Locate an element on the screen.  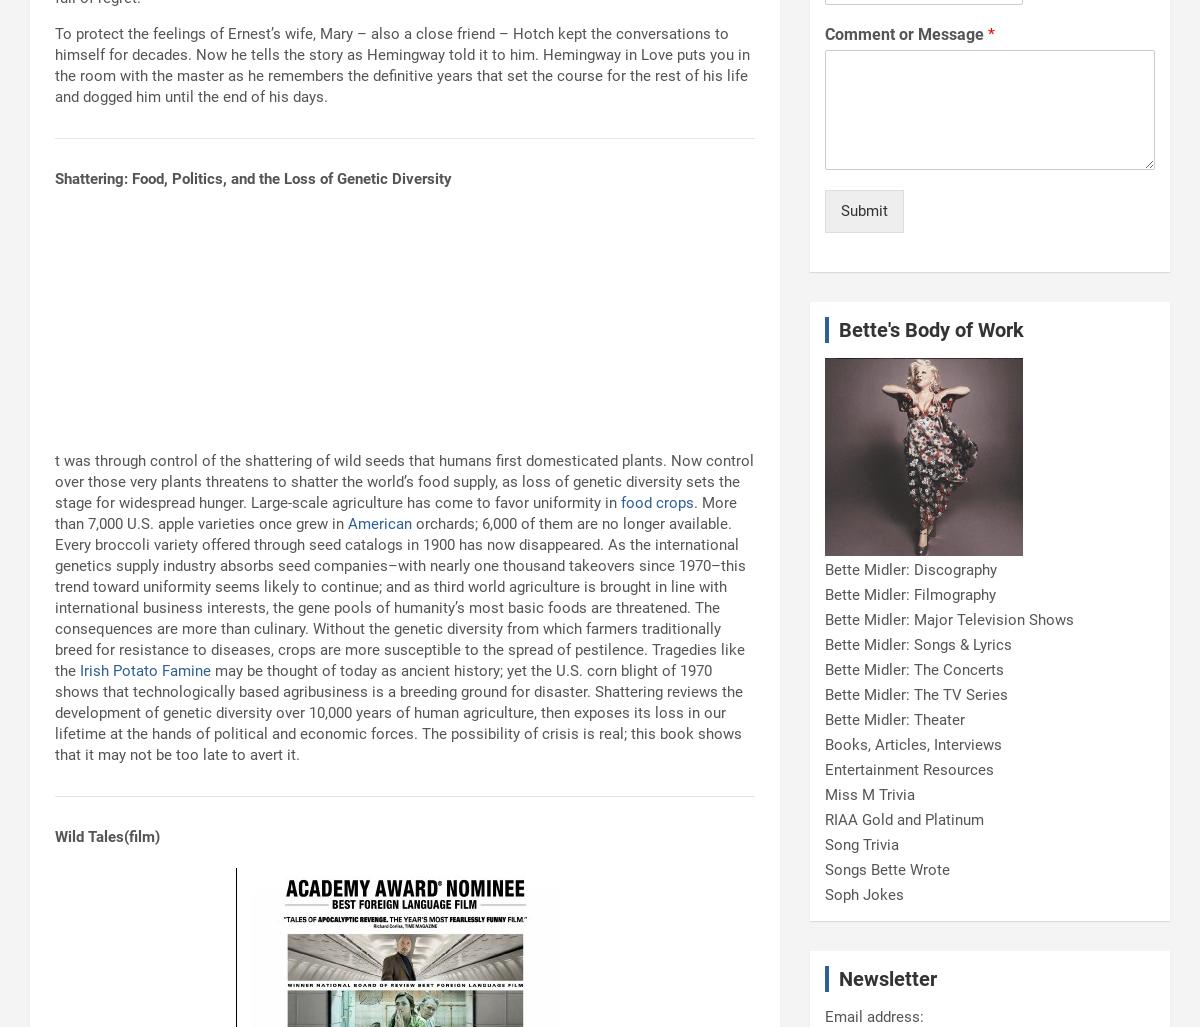
'Bette Midler: Theater' is located at coordinates (893, 720).